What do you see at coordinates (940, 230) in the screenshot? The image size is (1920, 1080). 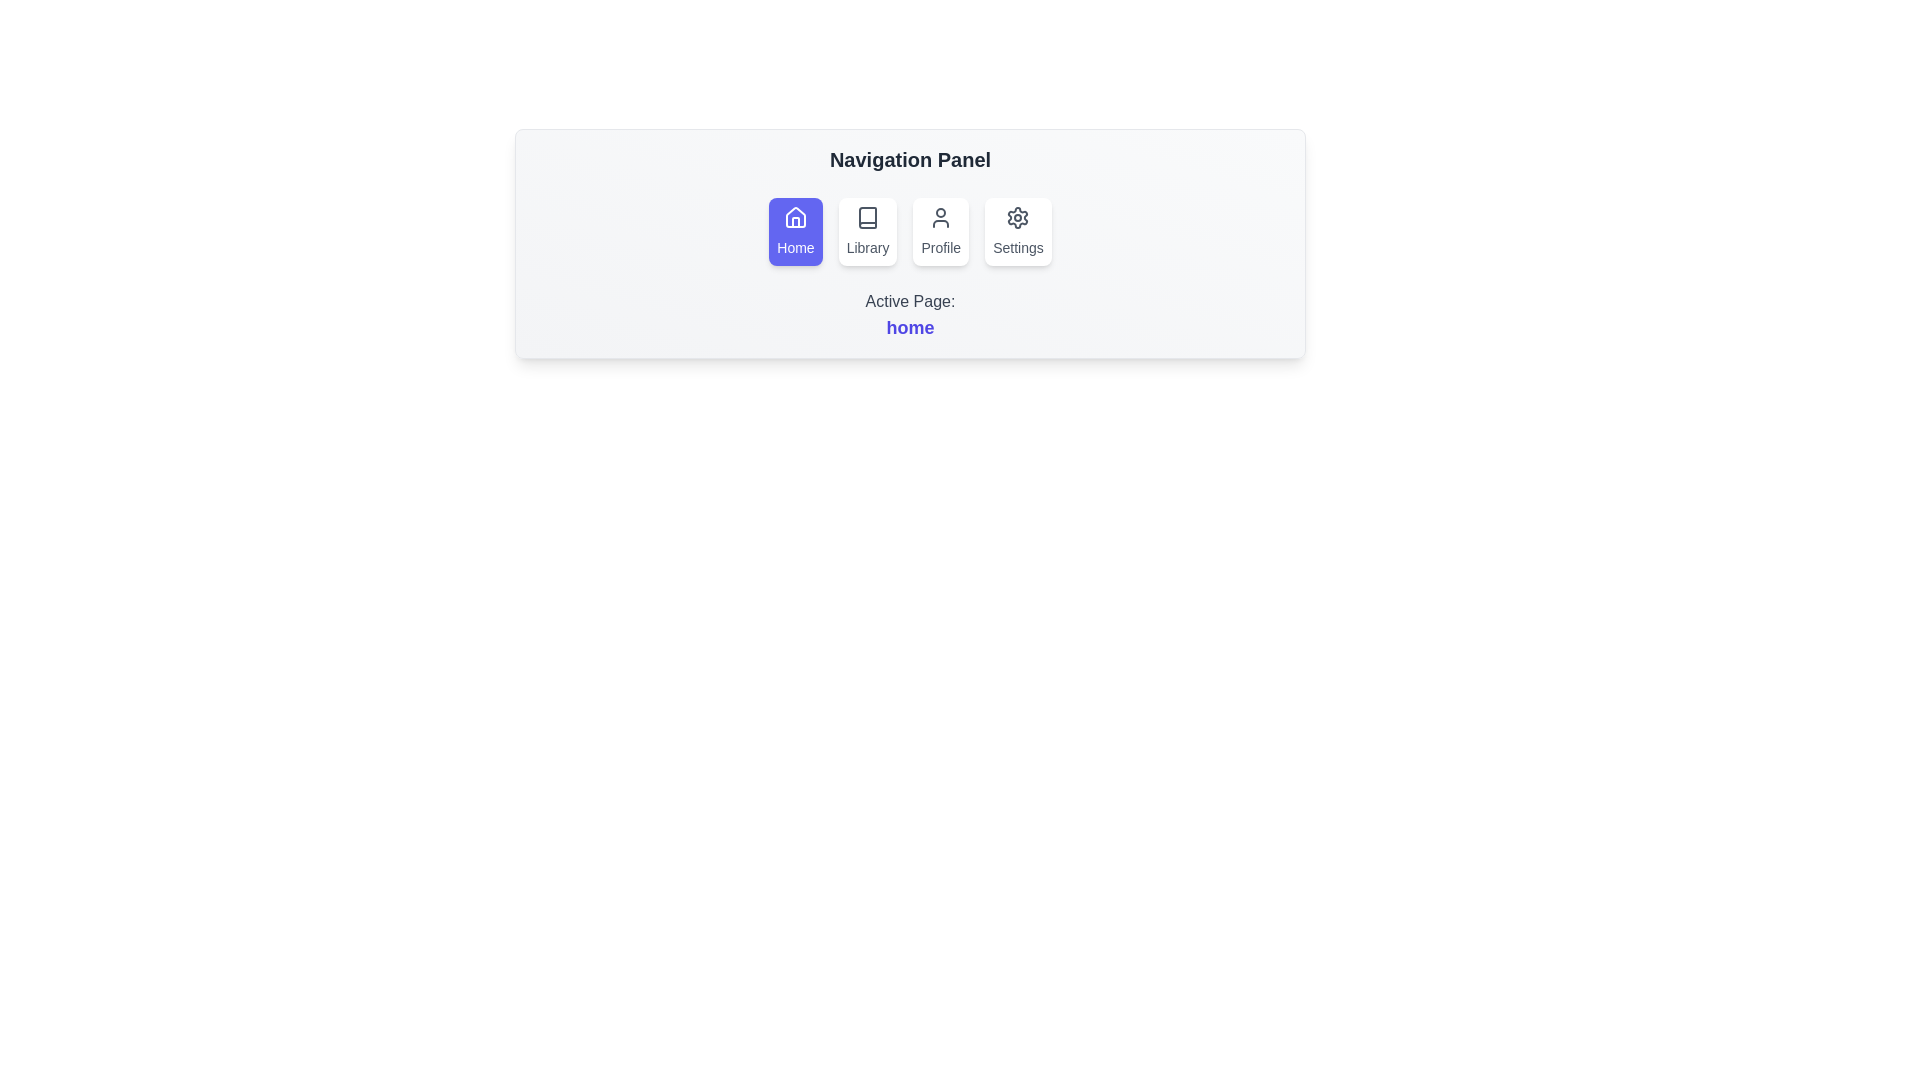 I see `the Profile button located in the horizontal navigation panel, which is the third option from the left` at bounding box center [940, 230].